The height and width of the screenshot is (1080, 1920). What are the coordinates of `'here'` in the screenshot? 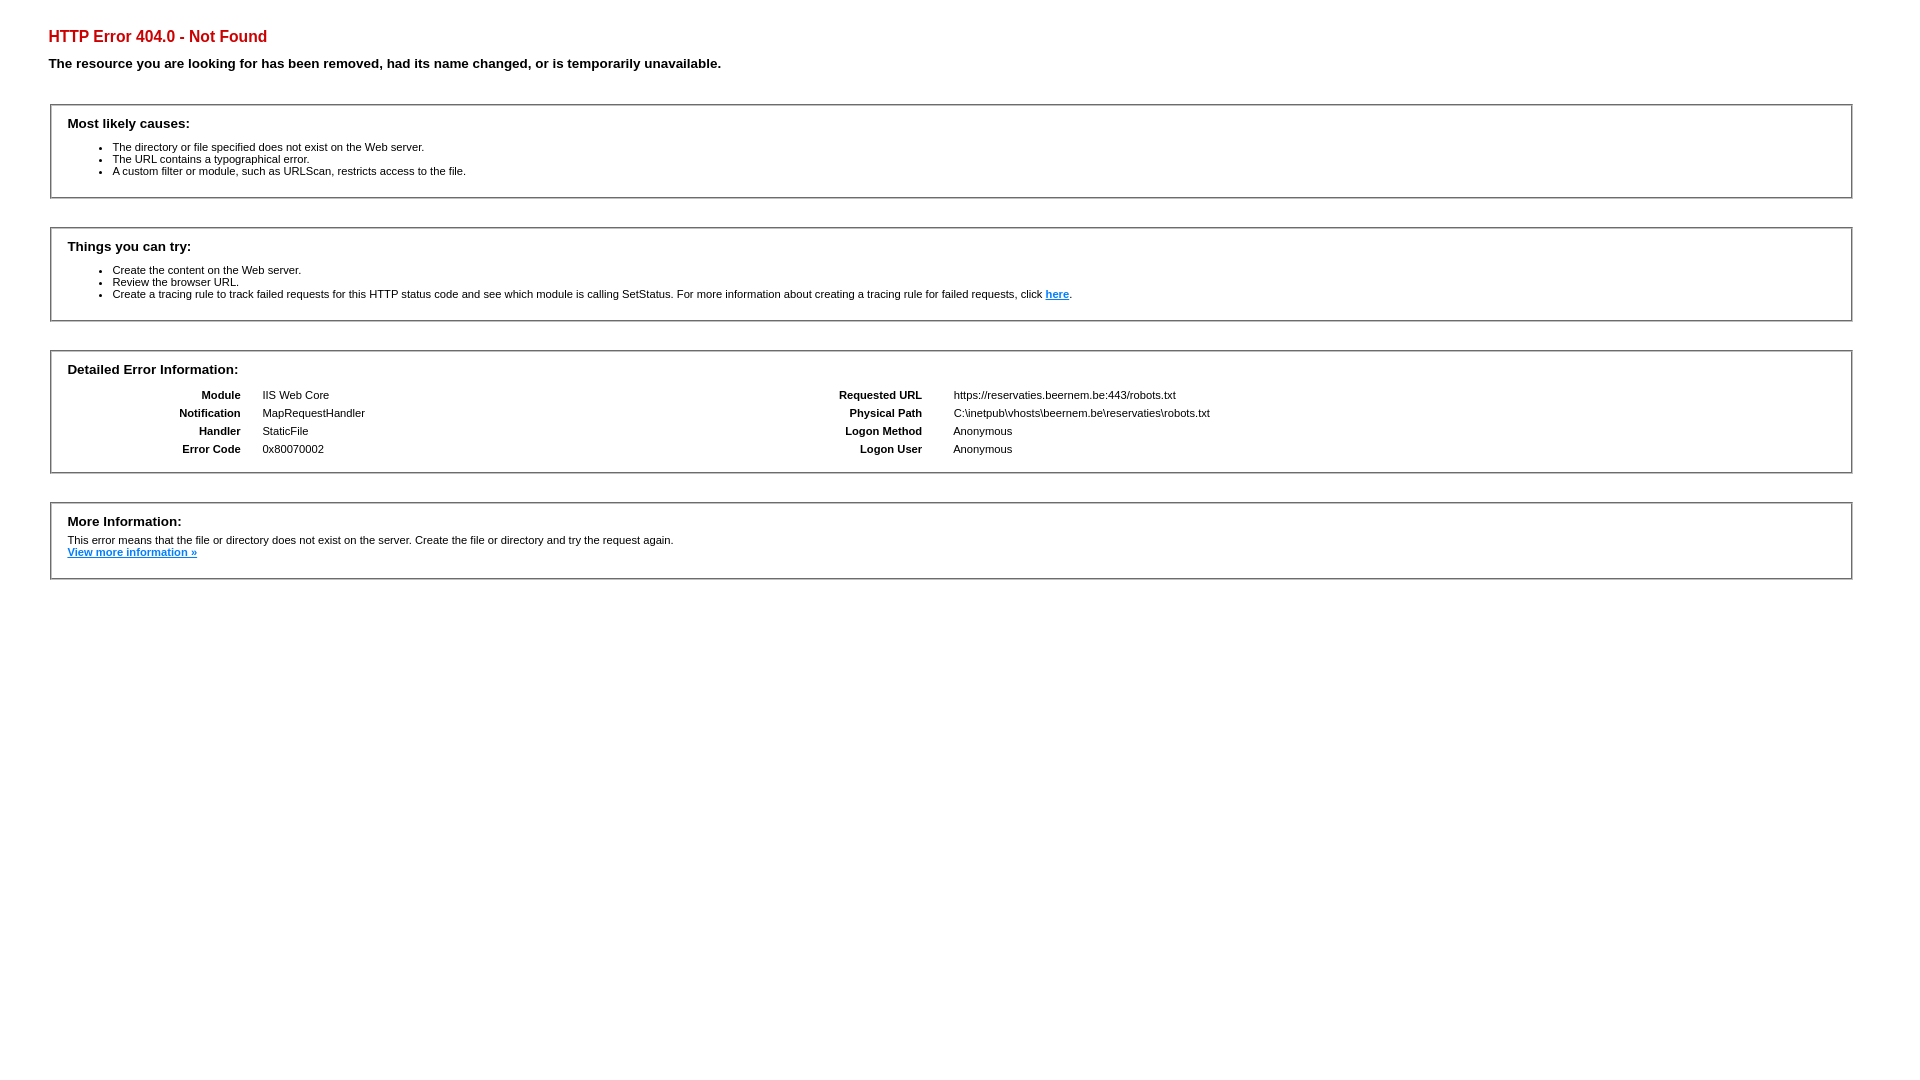 It's located at (1045, 293).